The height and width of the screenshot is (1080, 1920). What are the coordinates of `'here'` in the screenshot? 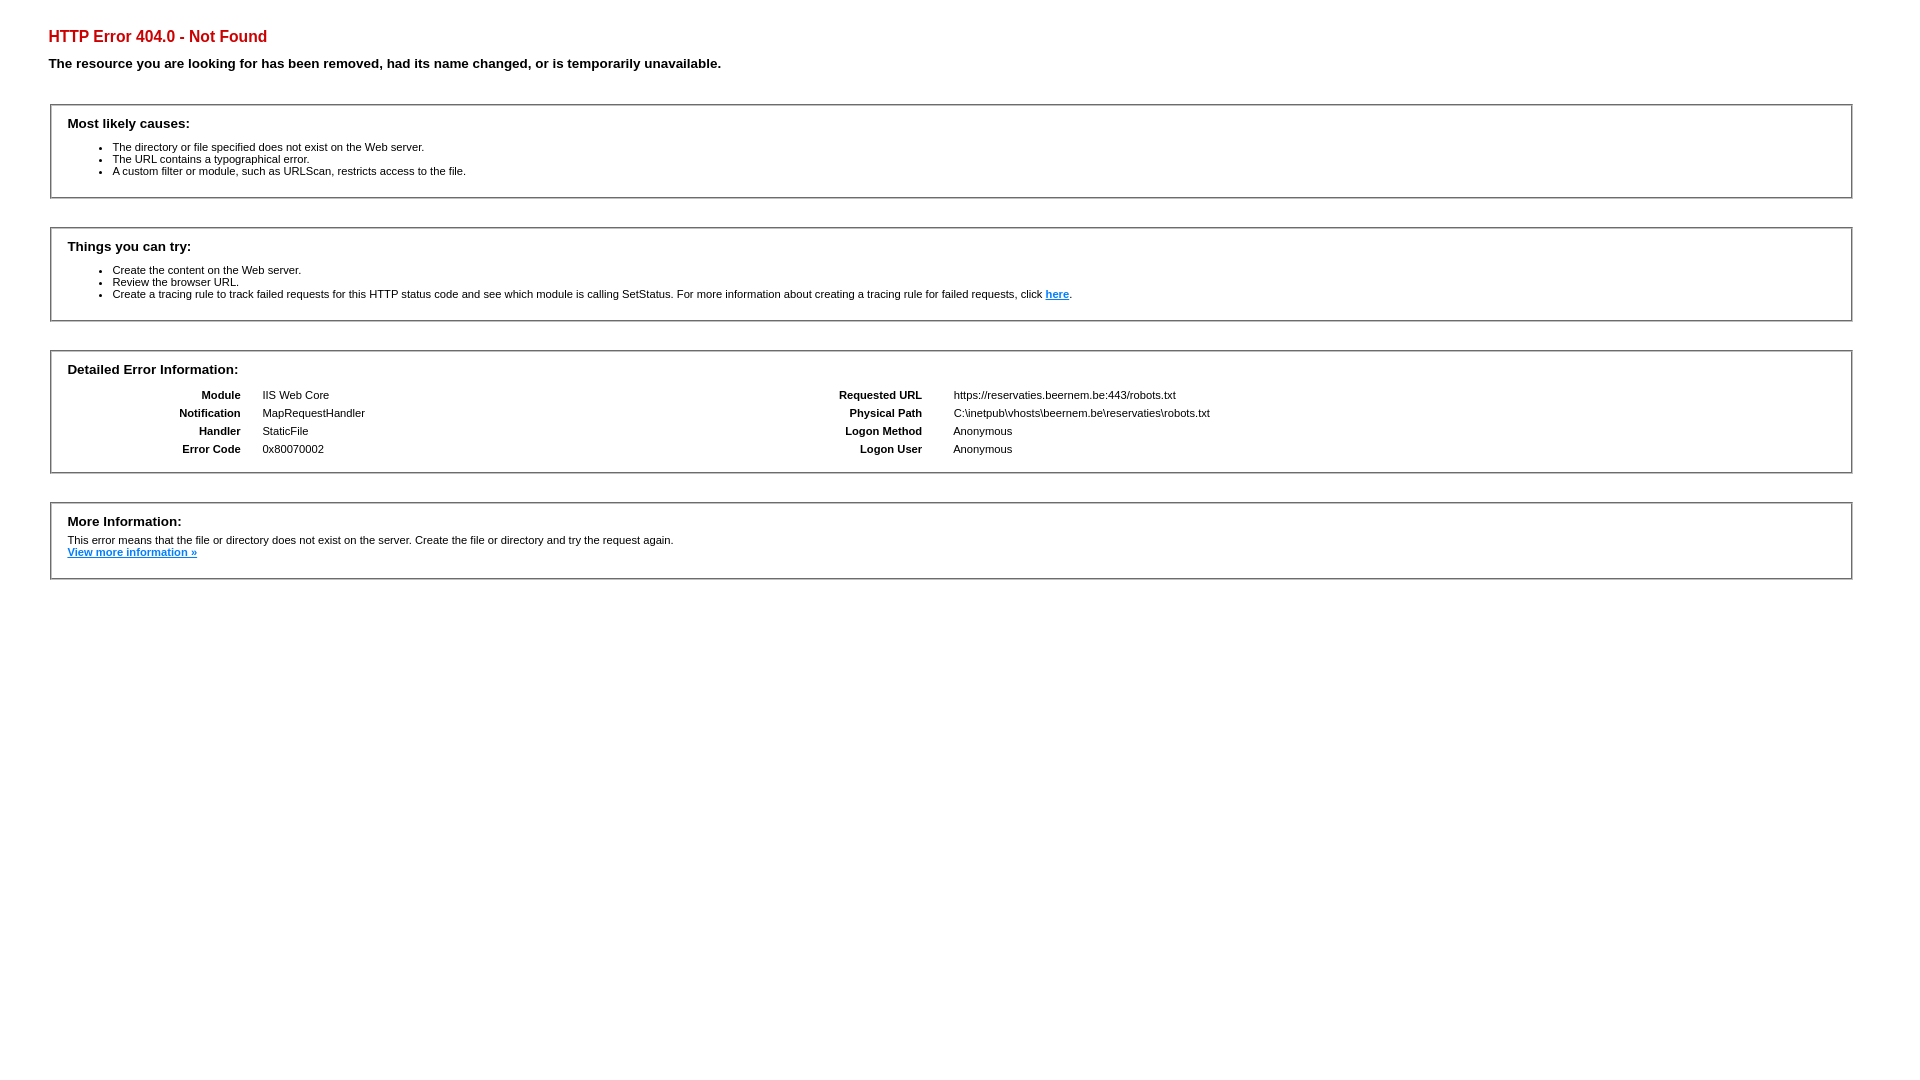 It's located at (1045, 293).